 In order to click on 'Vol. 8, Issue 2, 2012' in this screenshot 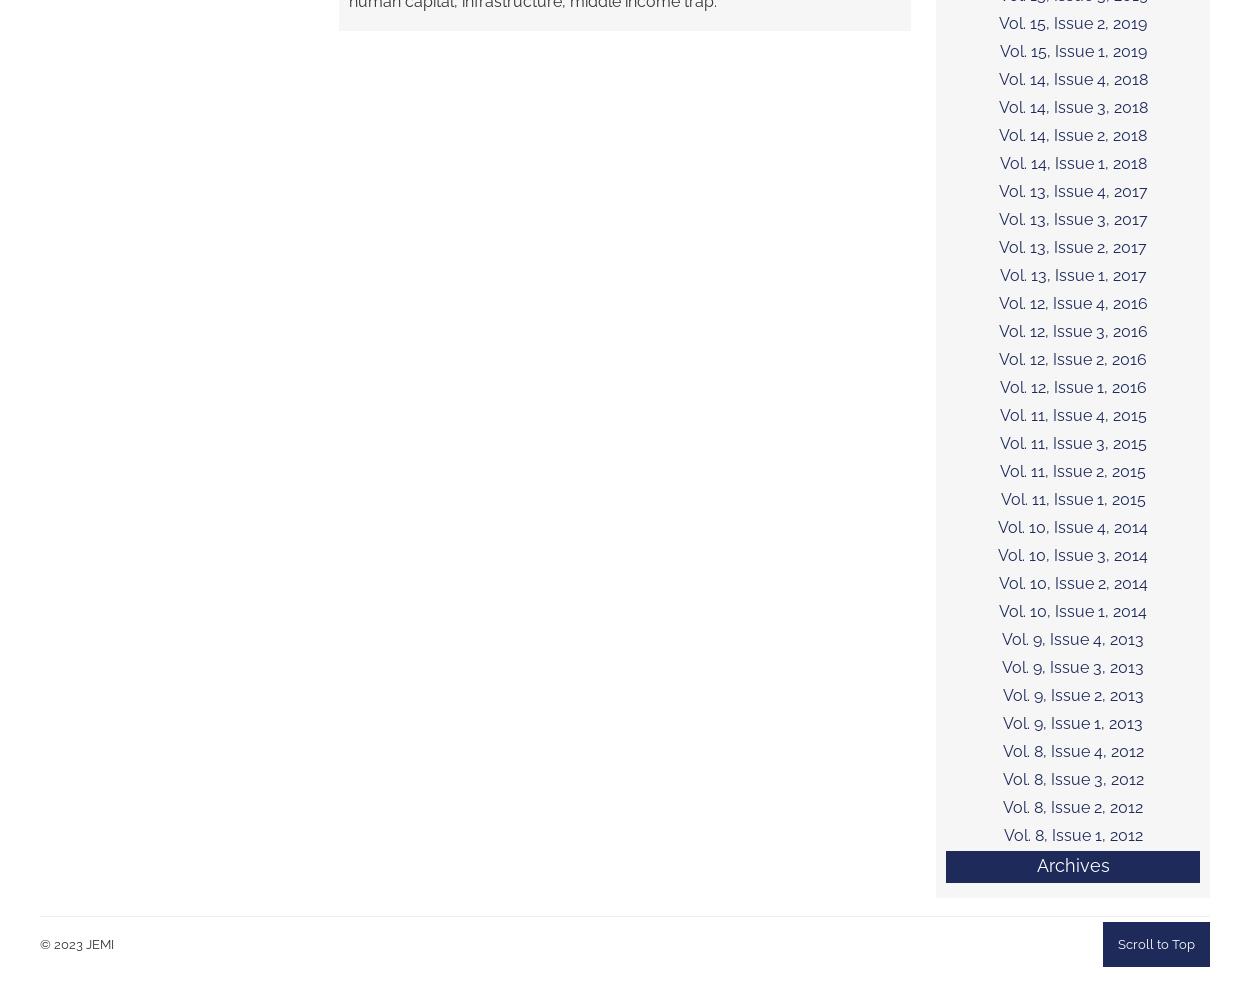, I will do `click(1072, 807)`.